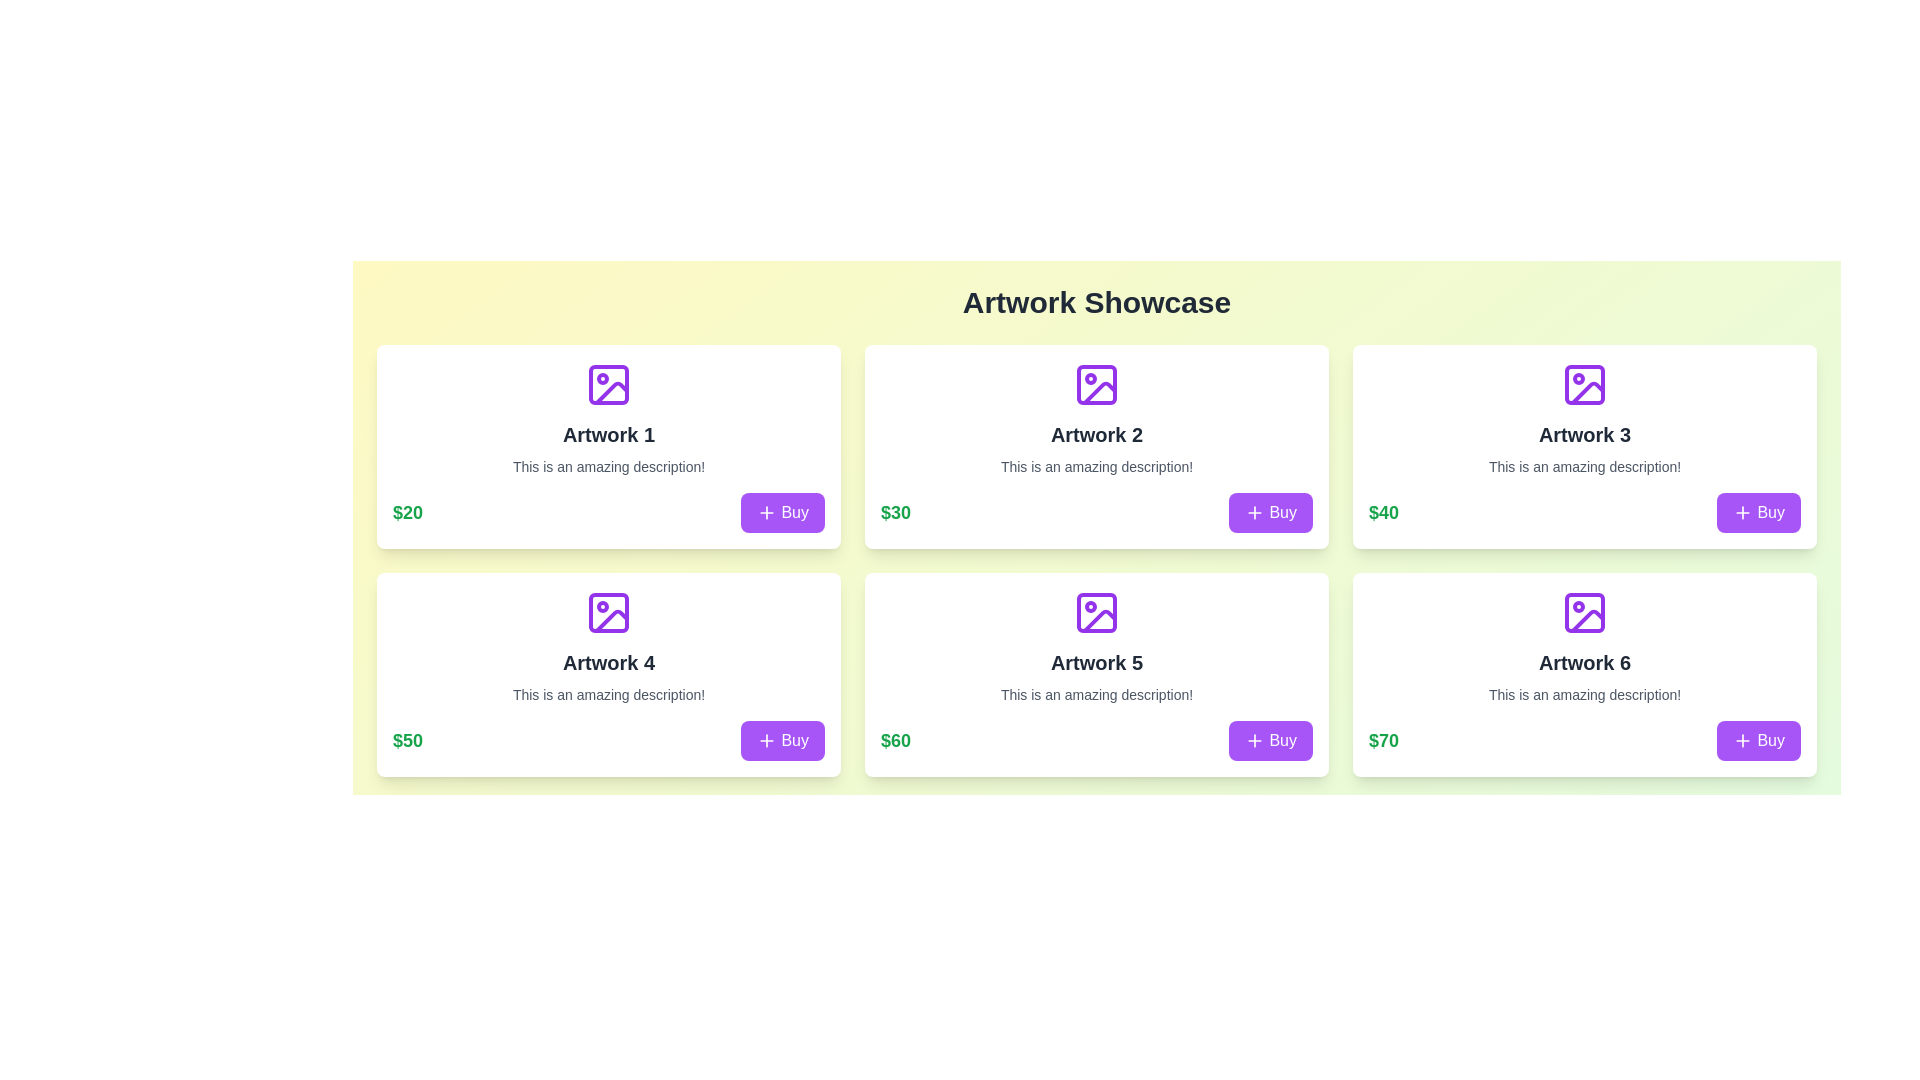  I want to click on the purple-stroked arrow icon located in the top-right card titled 'Artwork 3', so click(1587, 393).